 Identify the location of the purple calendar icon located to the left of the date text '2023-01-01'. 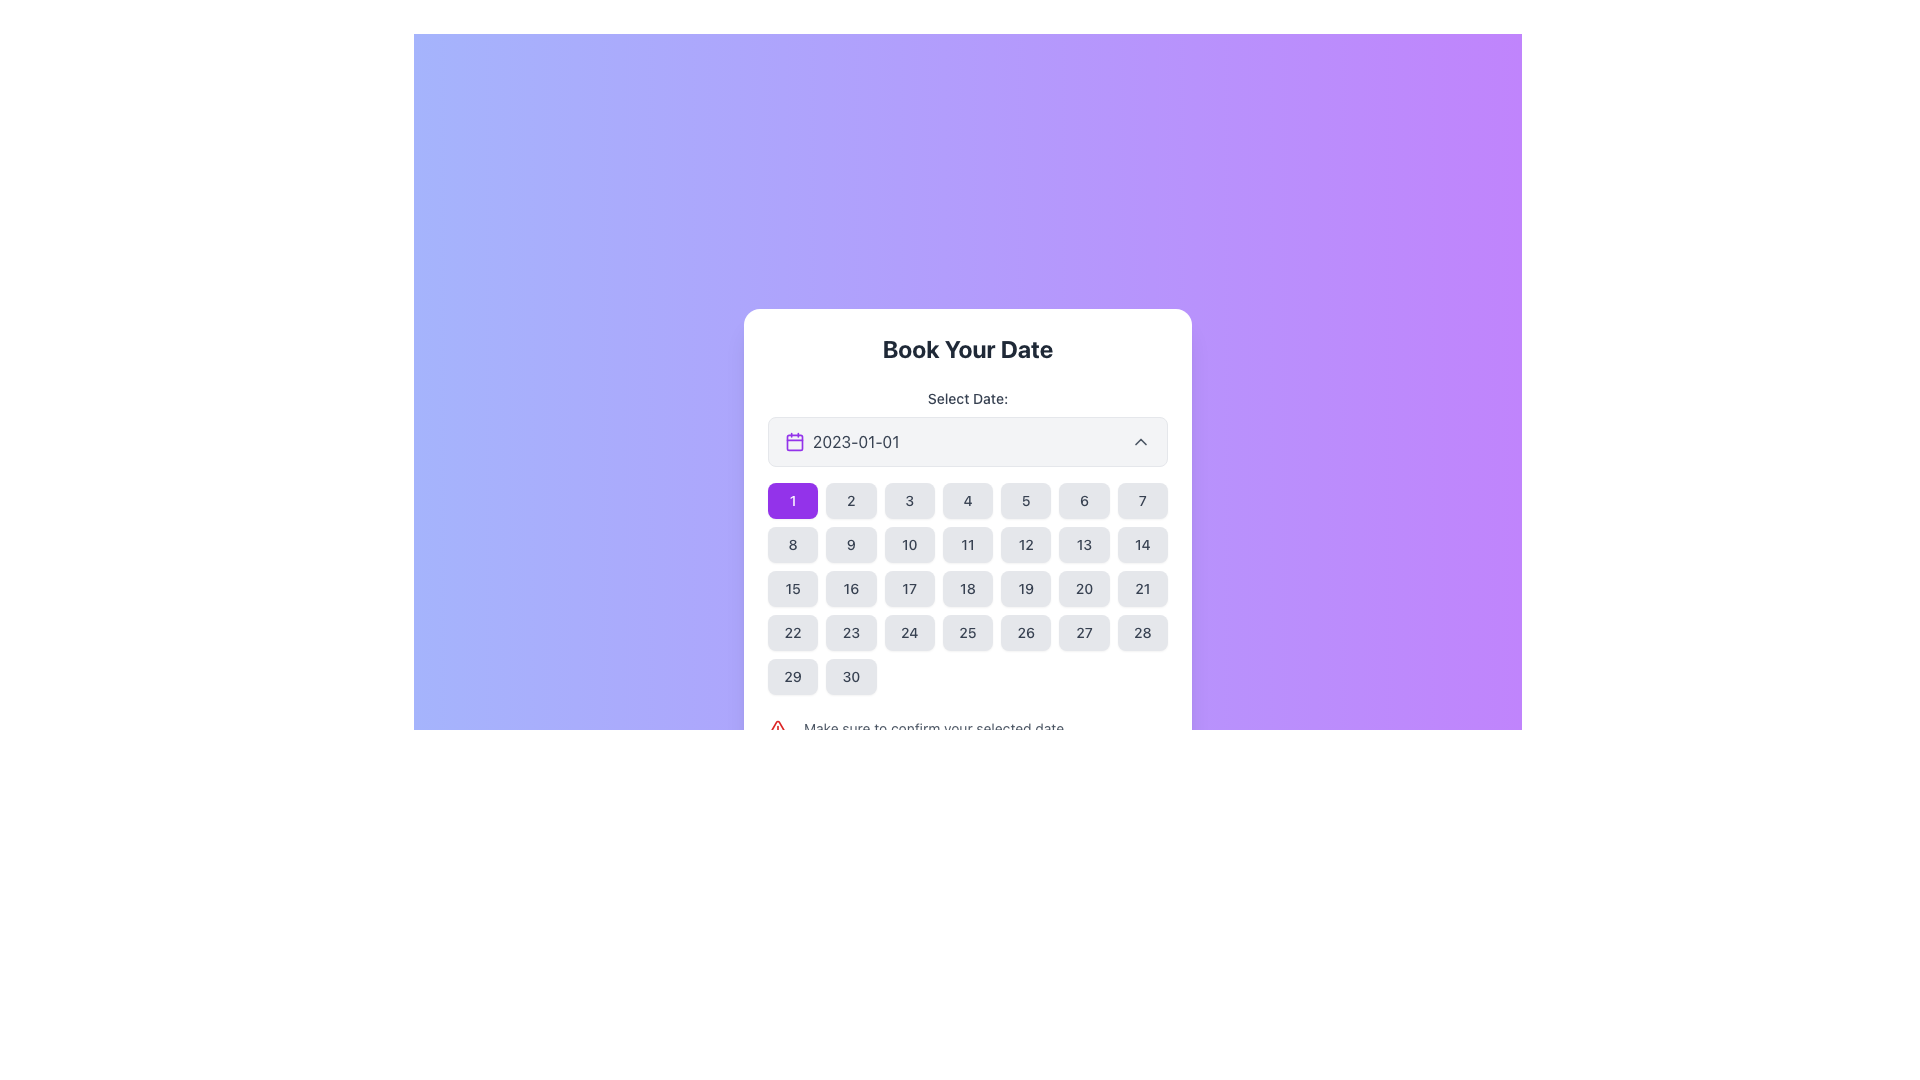
(794, 441).